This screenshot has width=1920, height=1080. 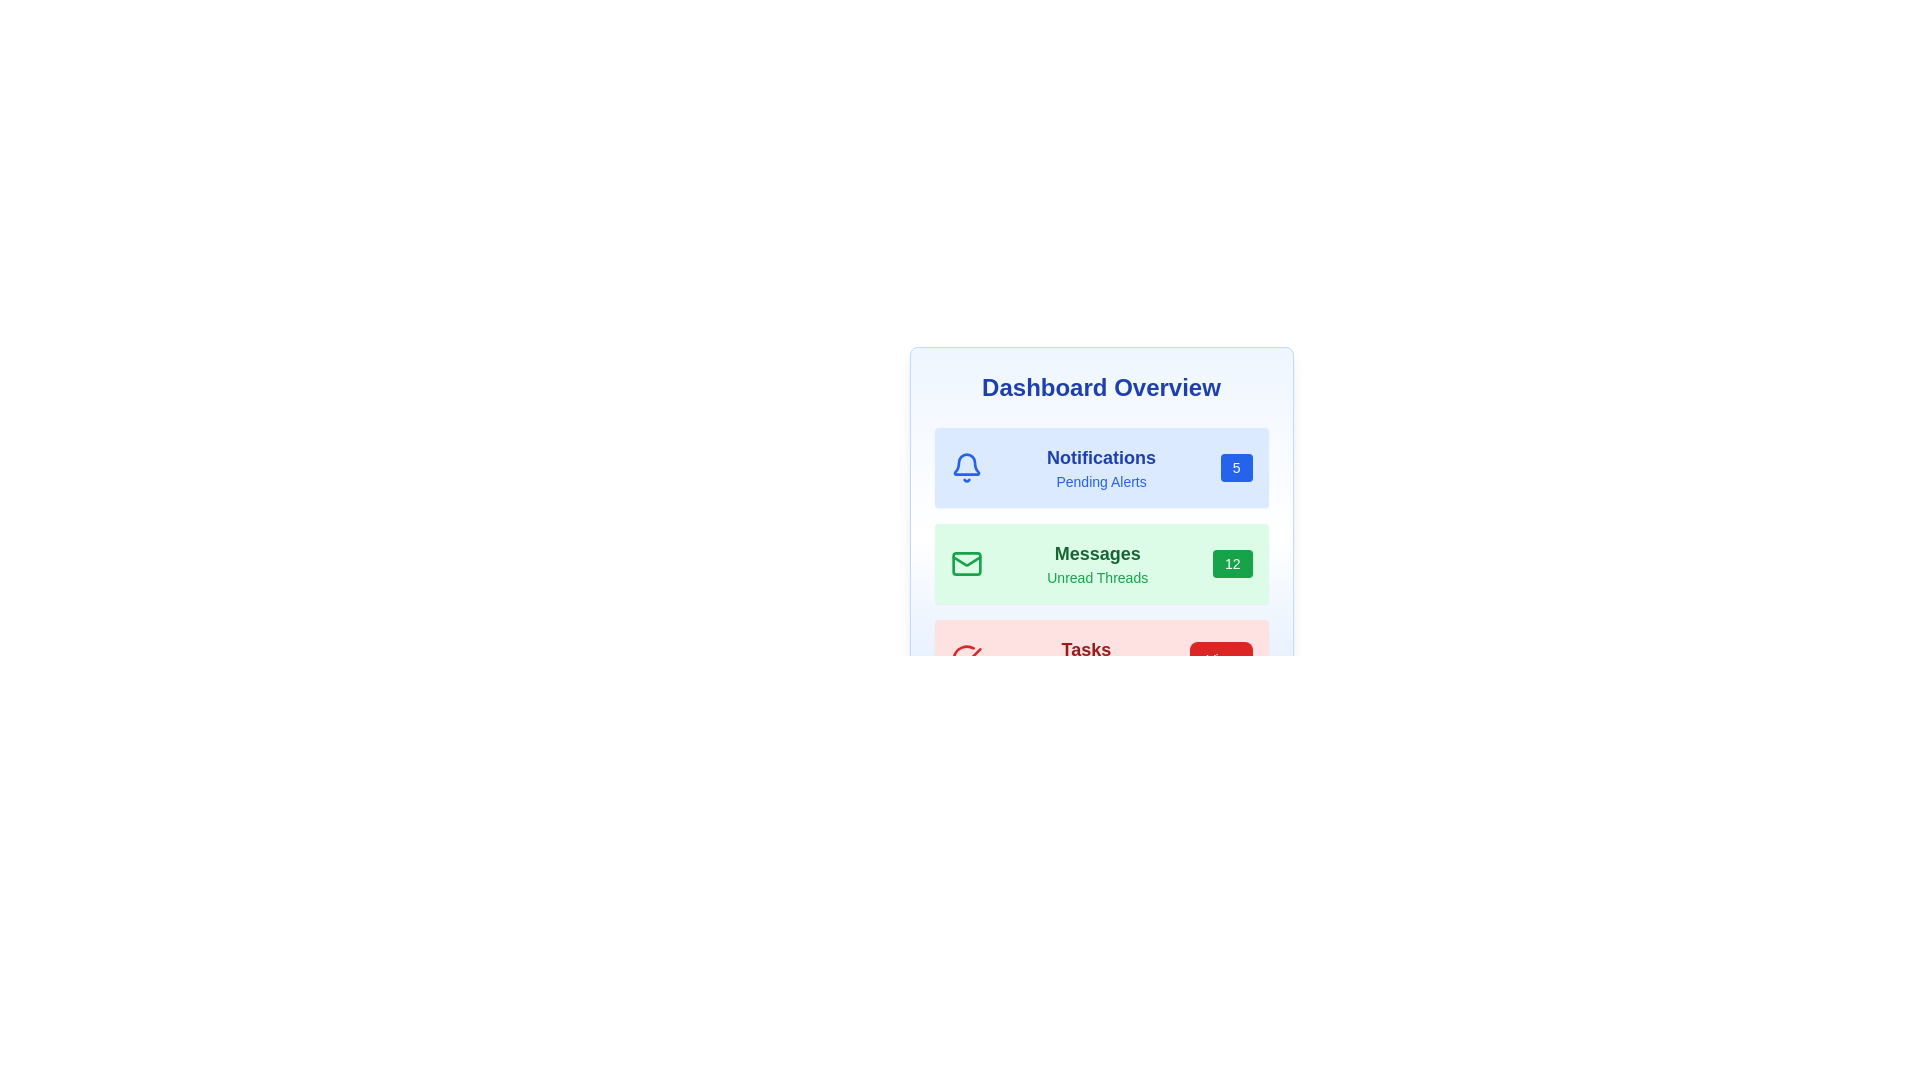 I want to click on the 'Tasks' text label, which is displayed in a bold and large red font, part of the 'Tasks Completed Goals View' card-like component, so click(x=1085, y=659).